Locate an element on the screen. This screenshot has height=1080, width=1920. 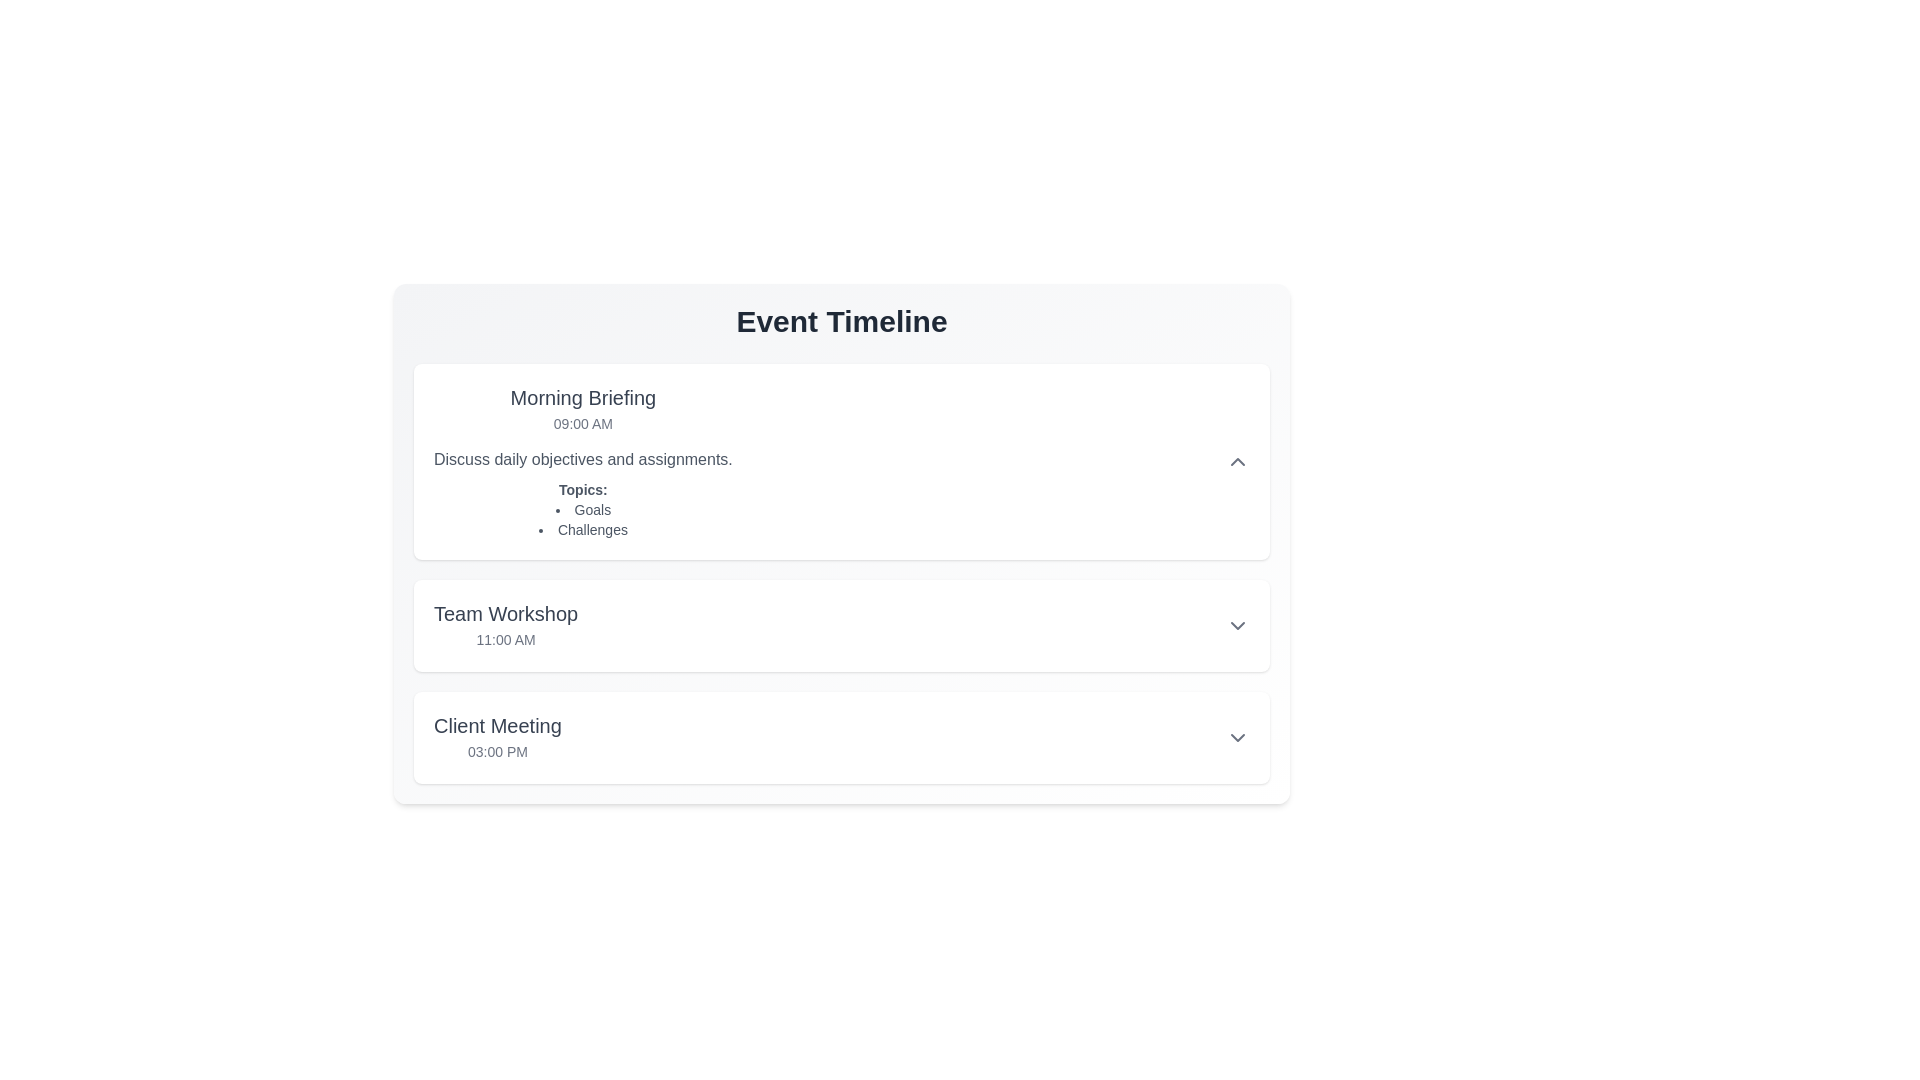
the 'Goals' text label, which is the first item in the bulleted list of topics in the 'Morning Briefing' section is located at coordinates (582, 508).